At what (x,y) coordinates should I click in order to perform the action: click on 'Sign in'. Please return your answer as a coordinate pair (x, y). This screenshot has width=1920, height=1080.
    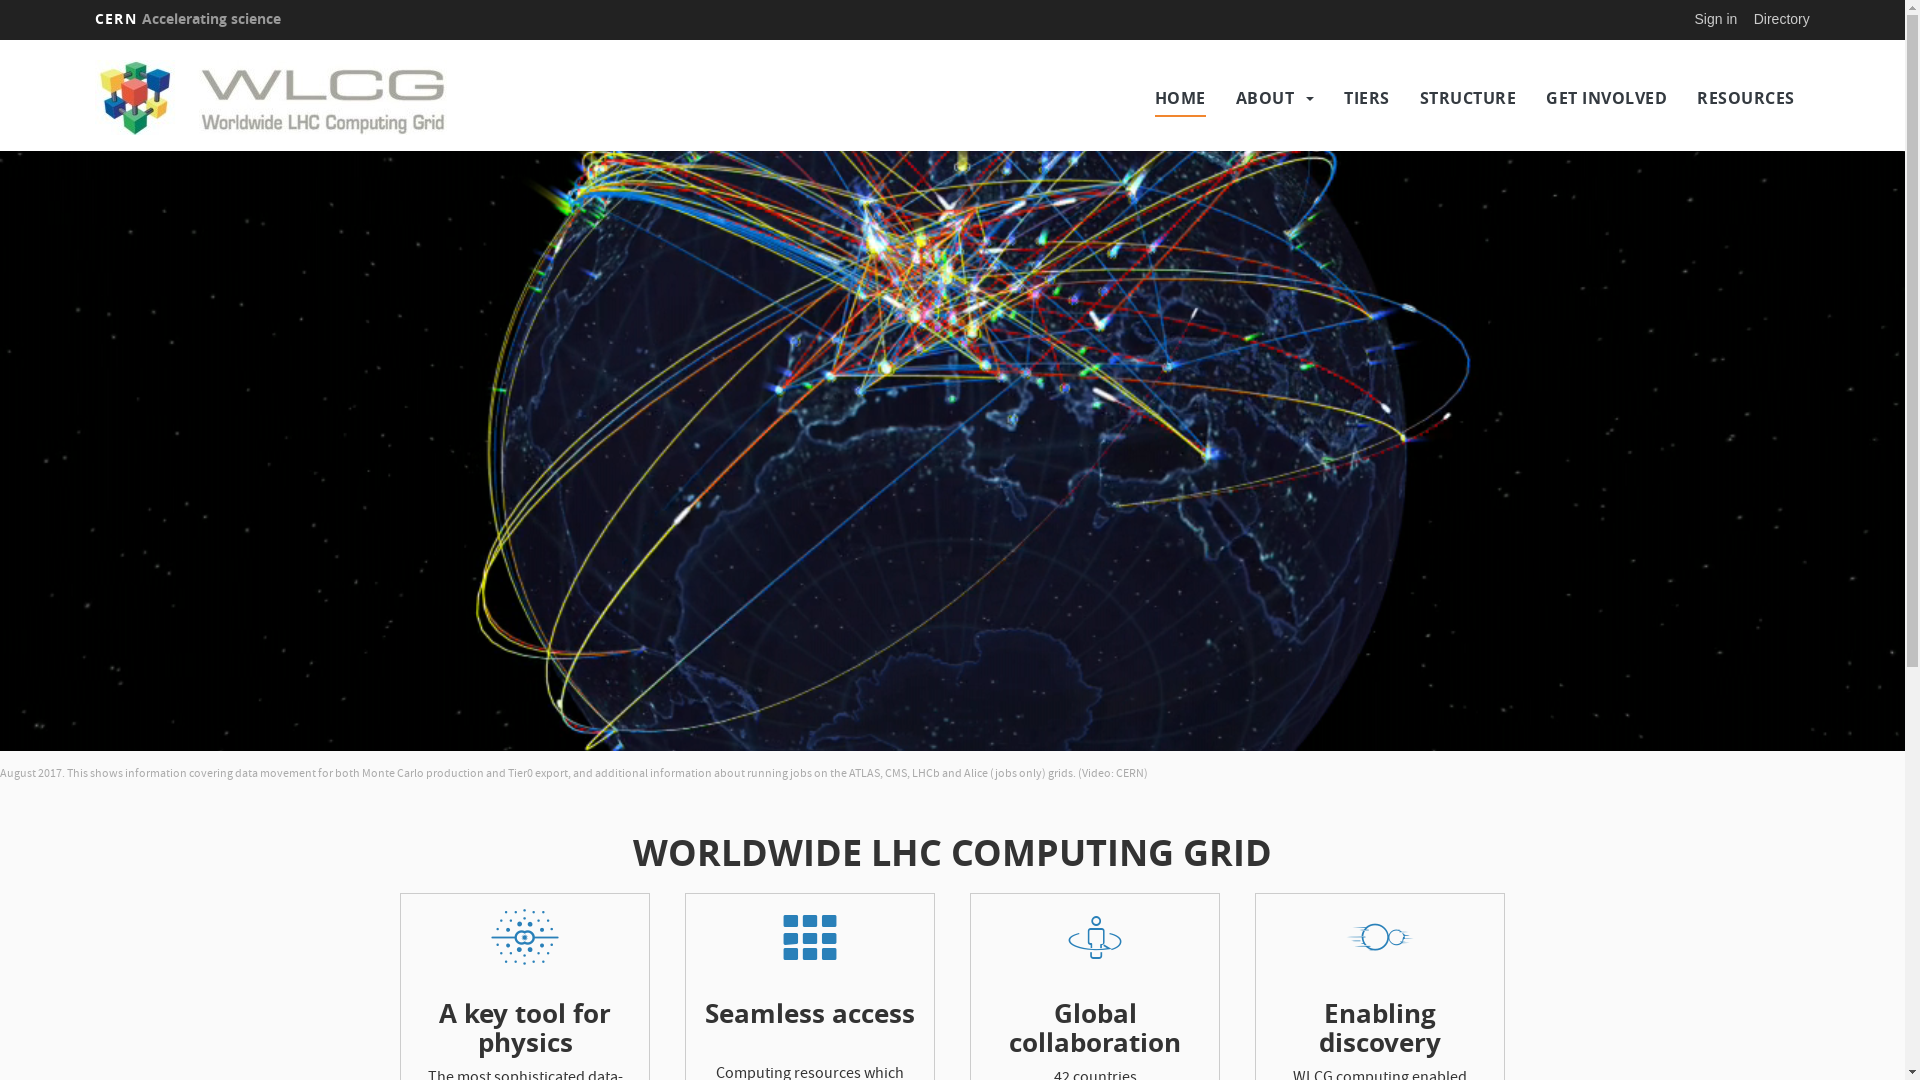
    Looking at the image, I should click on (1715, 19).